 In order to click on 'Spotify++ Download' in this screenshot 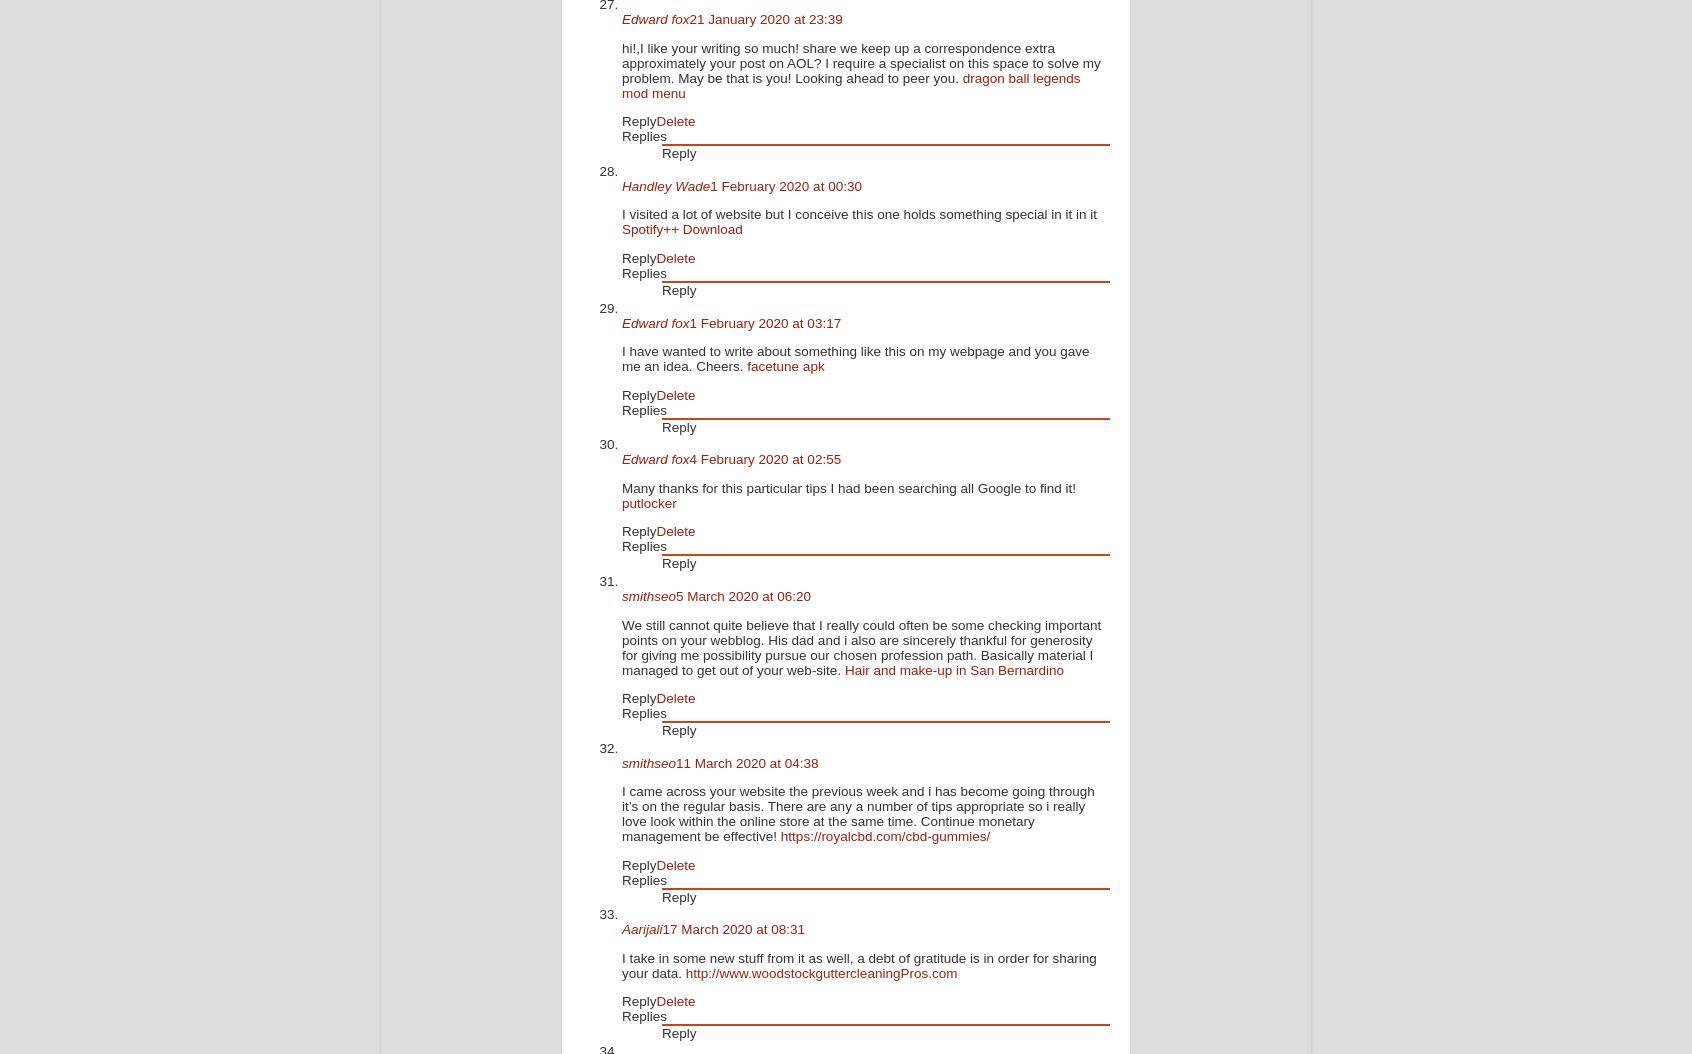, I will do `click(620, 229)`.